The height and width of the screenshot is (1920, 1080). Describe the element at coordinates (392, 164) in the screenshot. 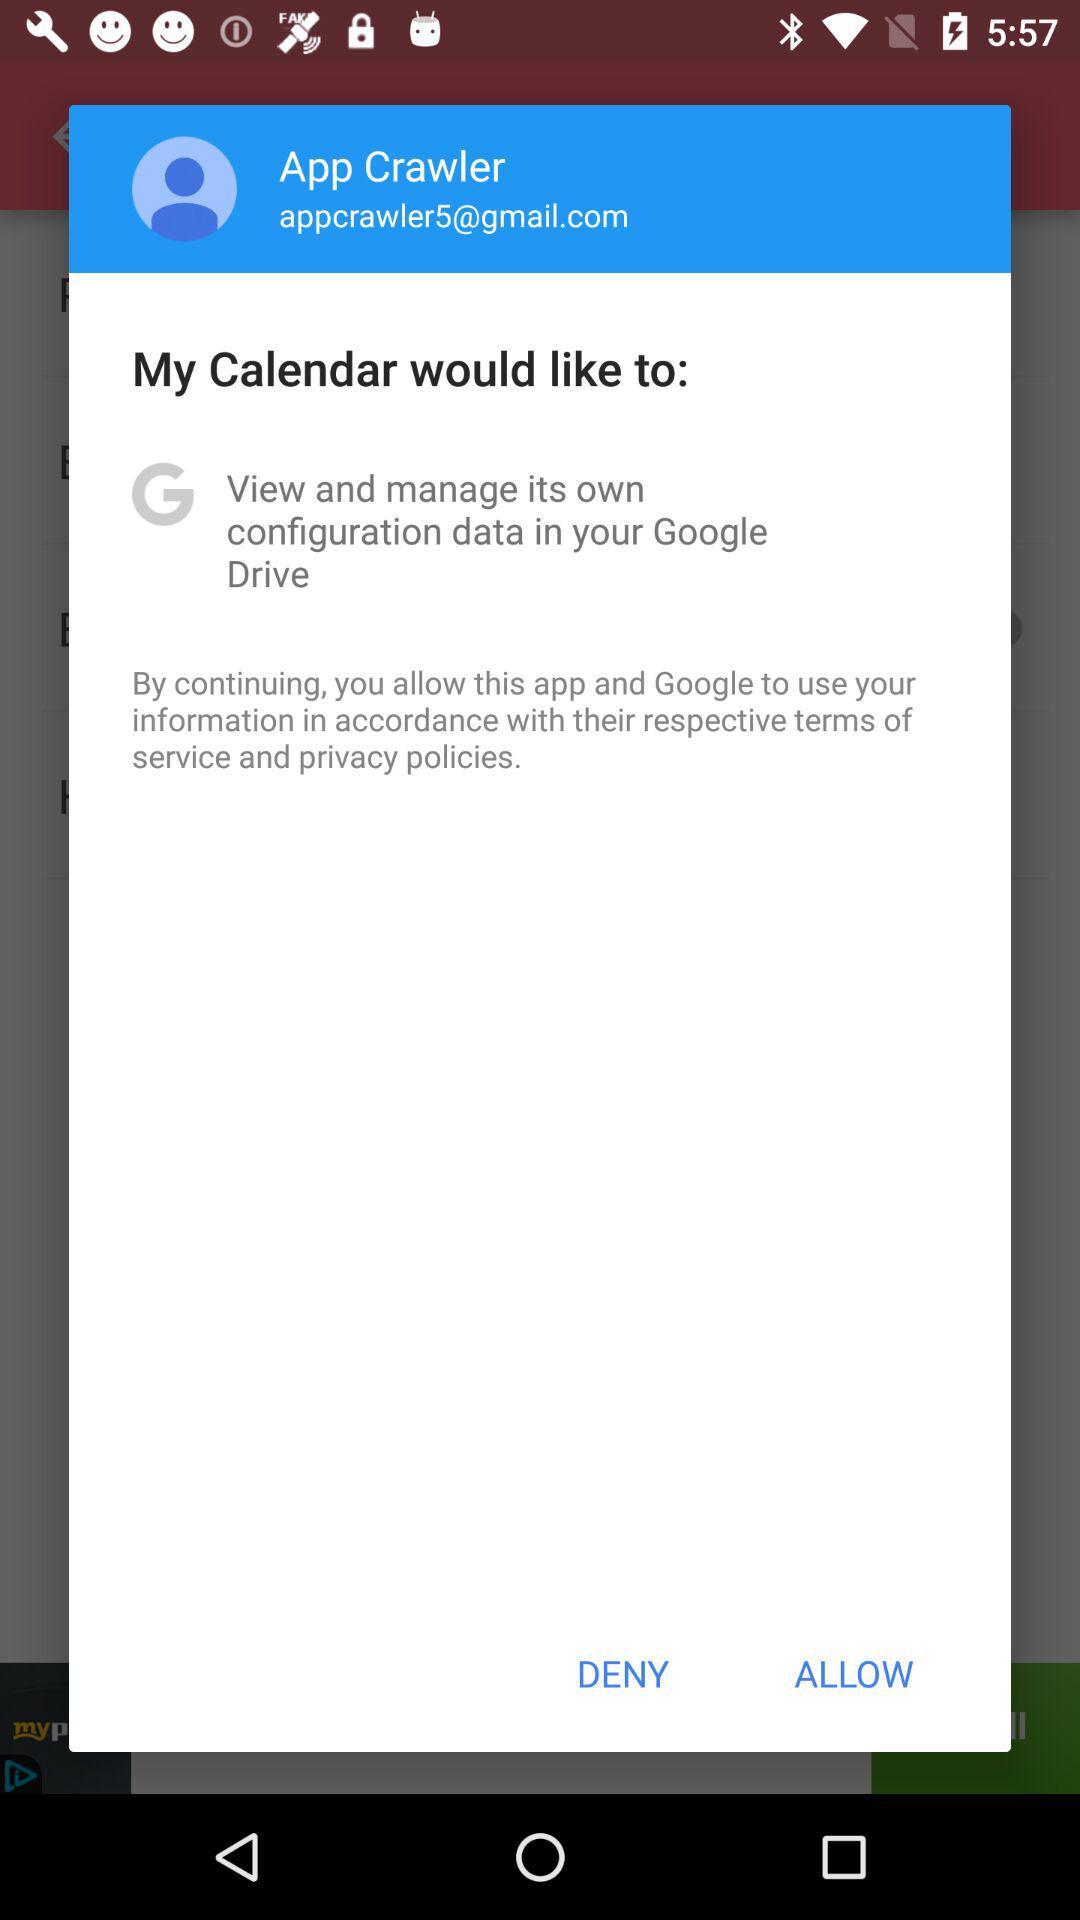

I see `the app crawler` at that location.